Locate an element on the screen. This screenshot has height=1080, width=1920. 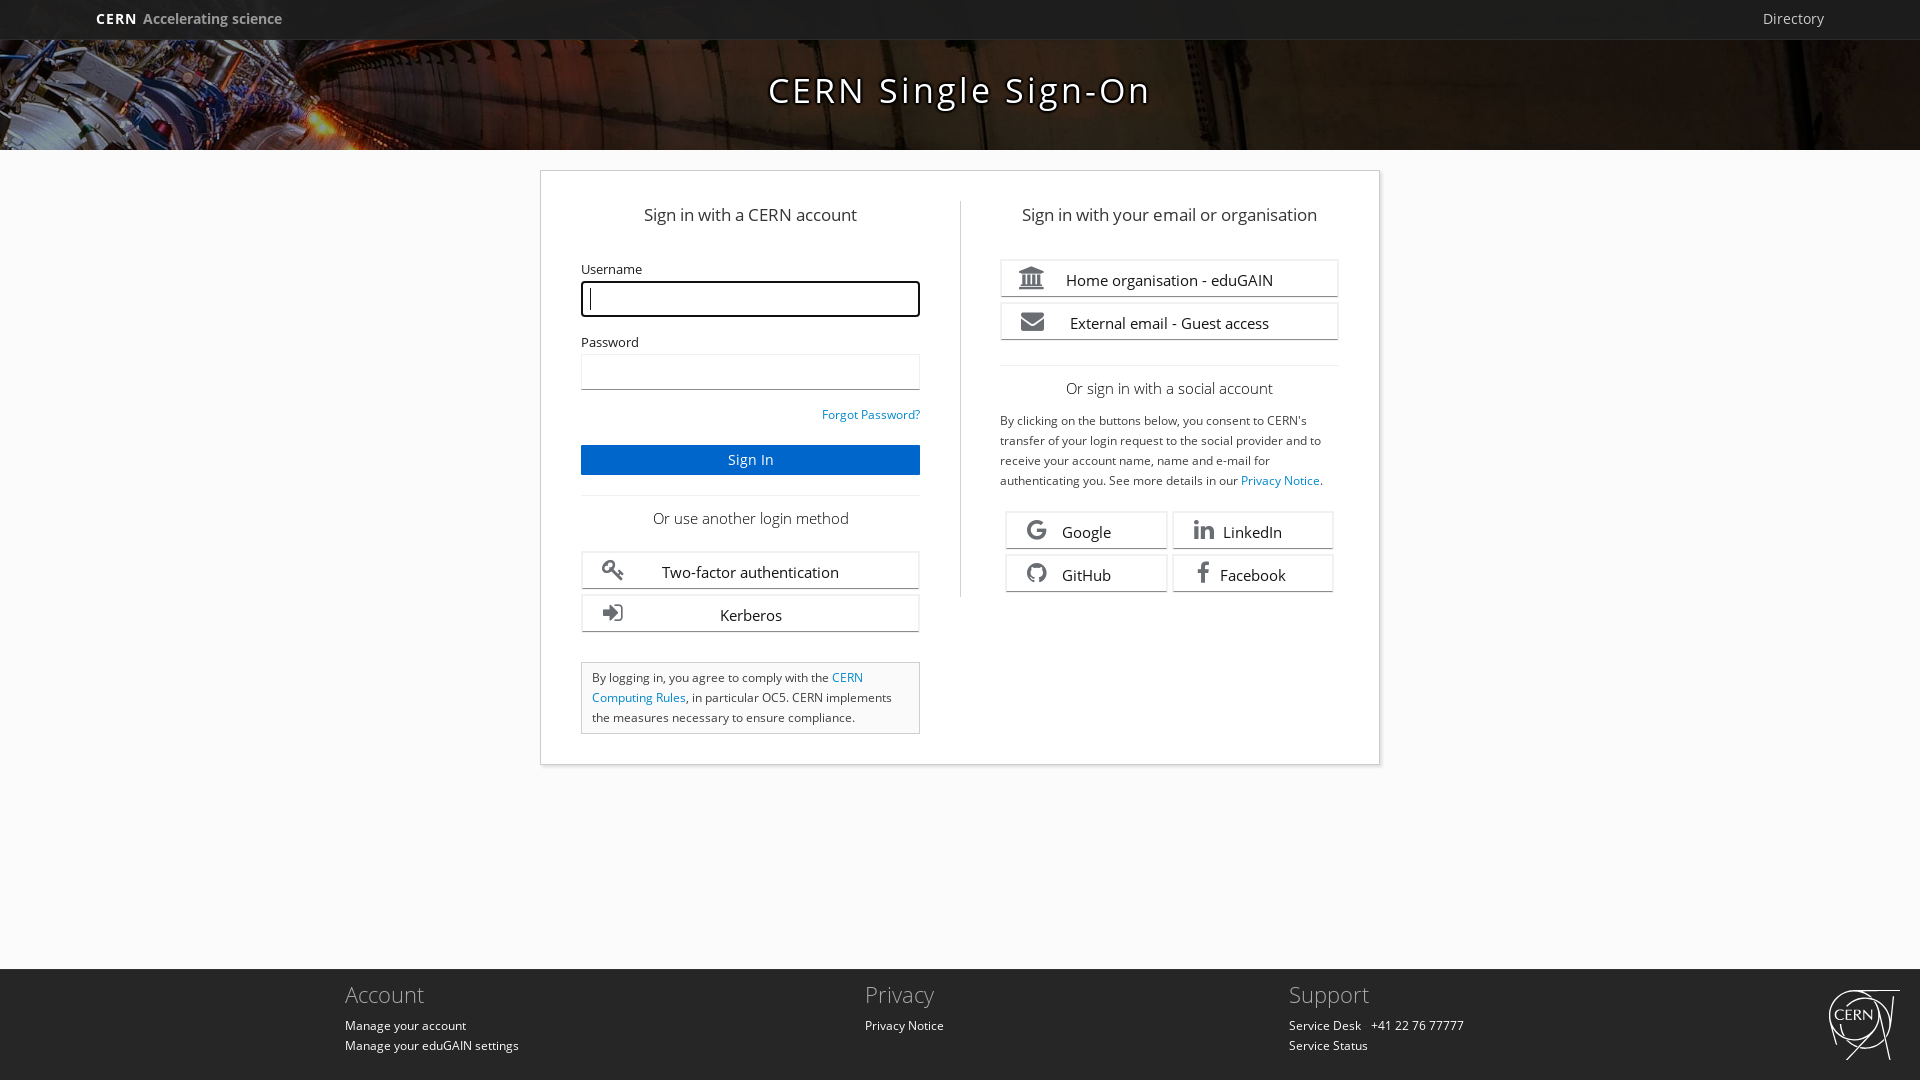
'CERN Accelerating science' is located at coordinates (188, 19).